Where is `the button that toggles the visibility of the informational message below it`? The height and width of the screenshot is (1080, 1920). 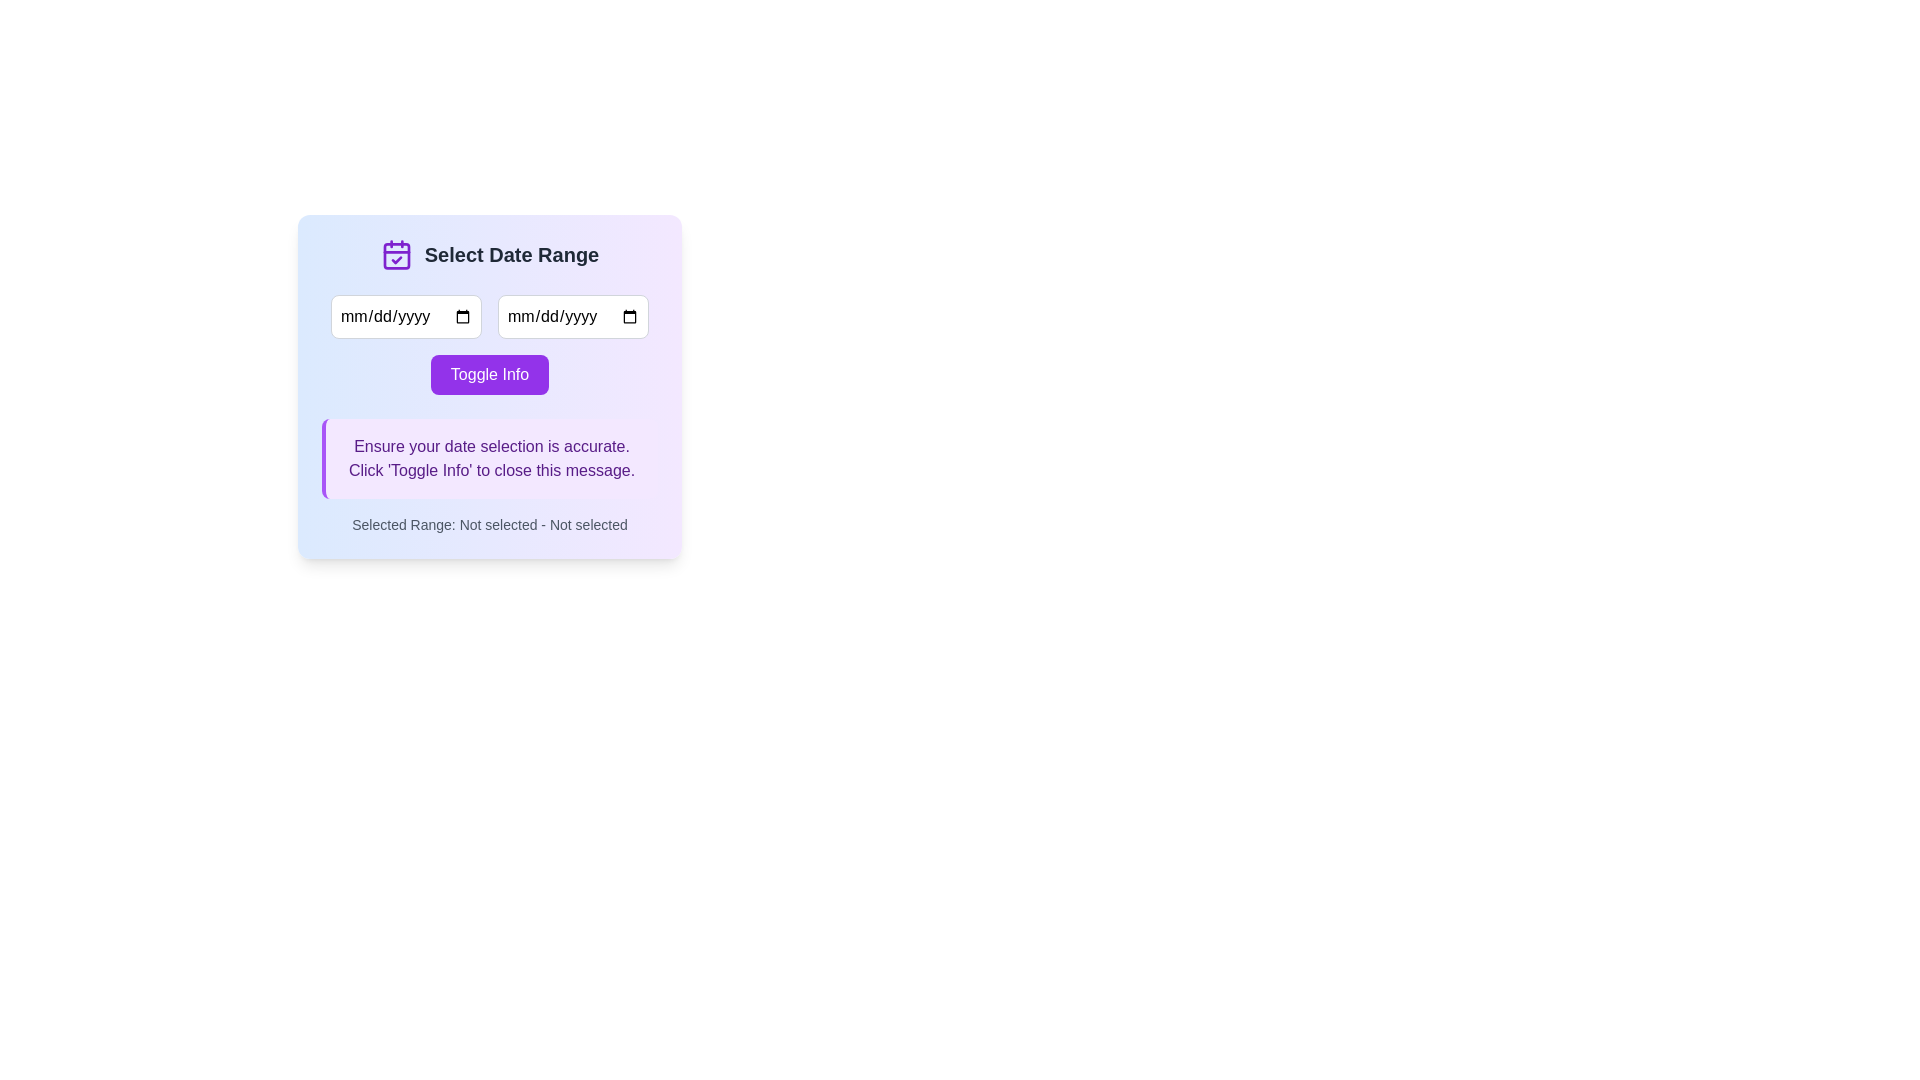 the button that toggles the visibility of the informational message below it is located at coordinates (489, 374).